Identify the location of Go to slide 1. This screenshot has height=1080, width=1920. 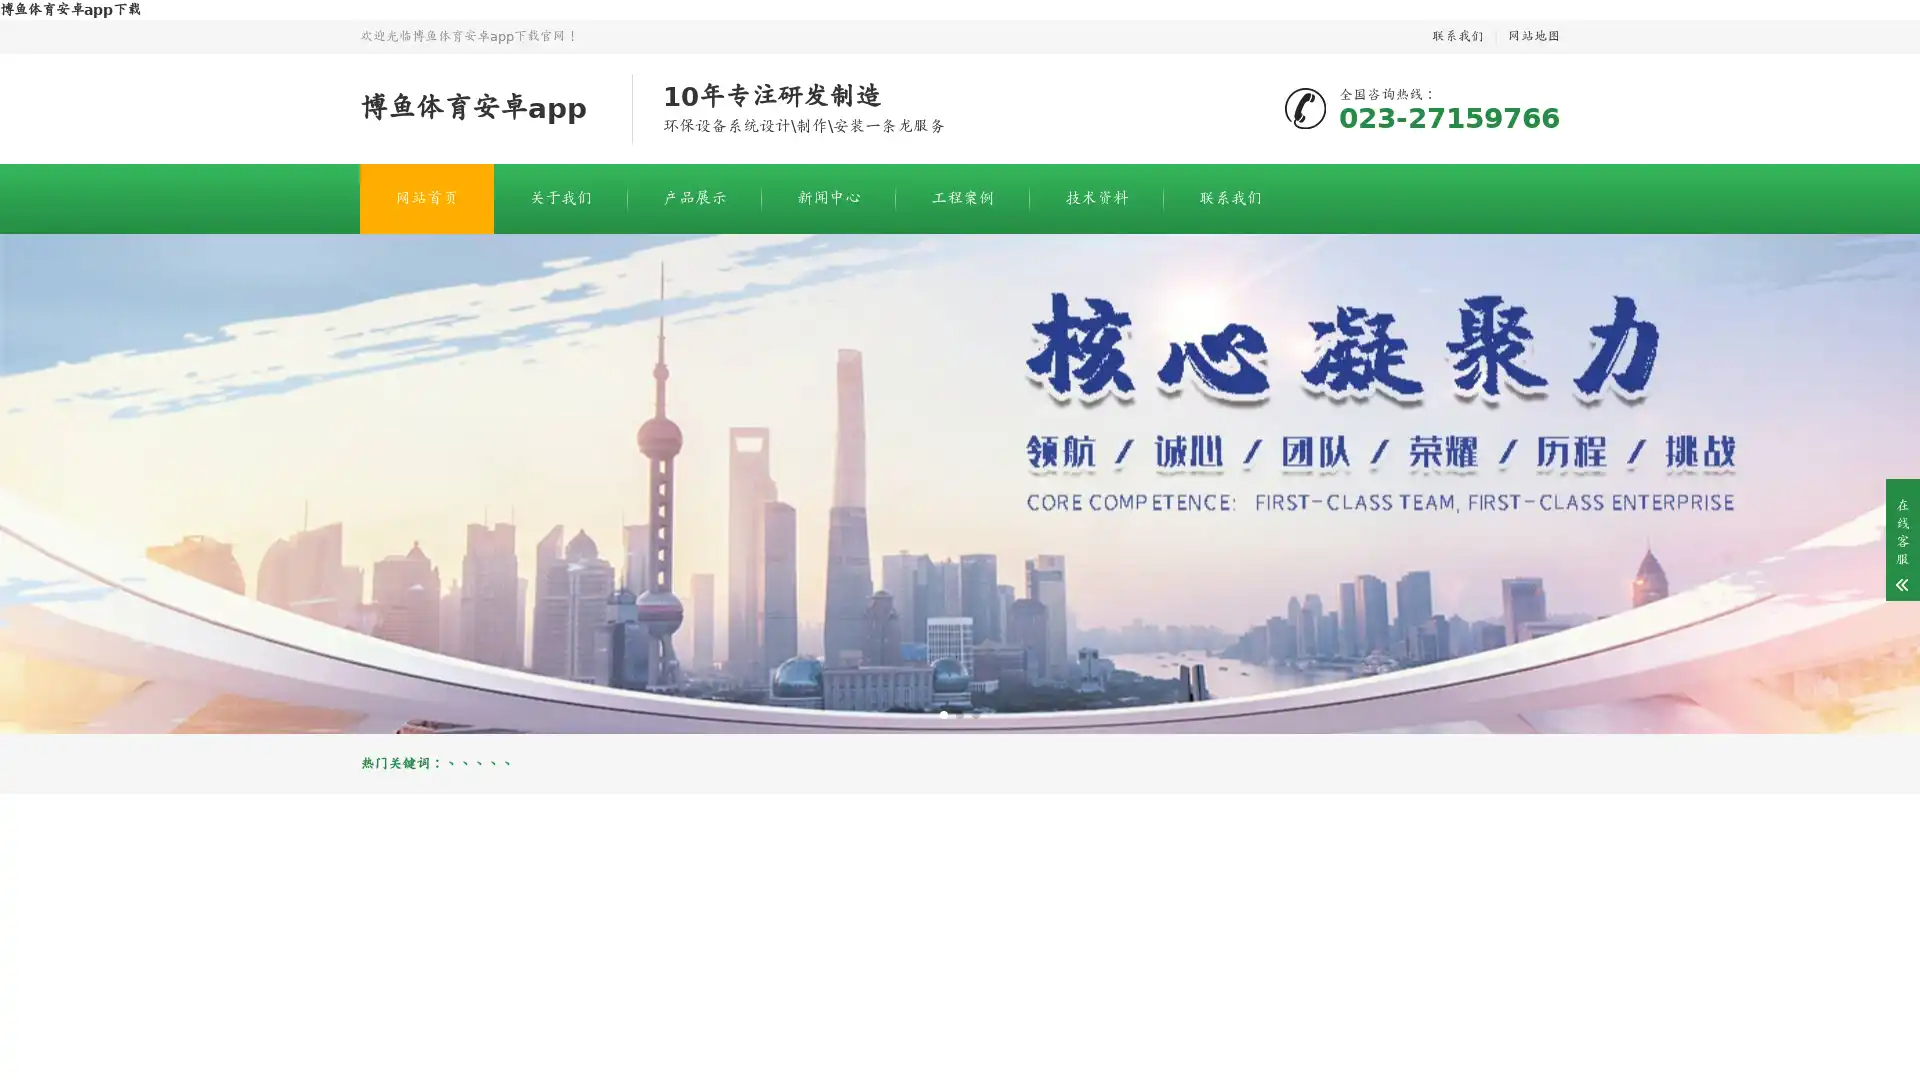
(943, 713).